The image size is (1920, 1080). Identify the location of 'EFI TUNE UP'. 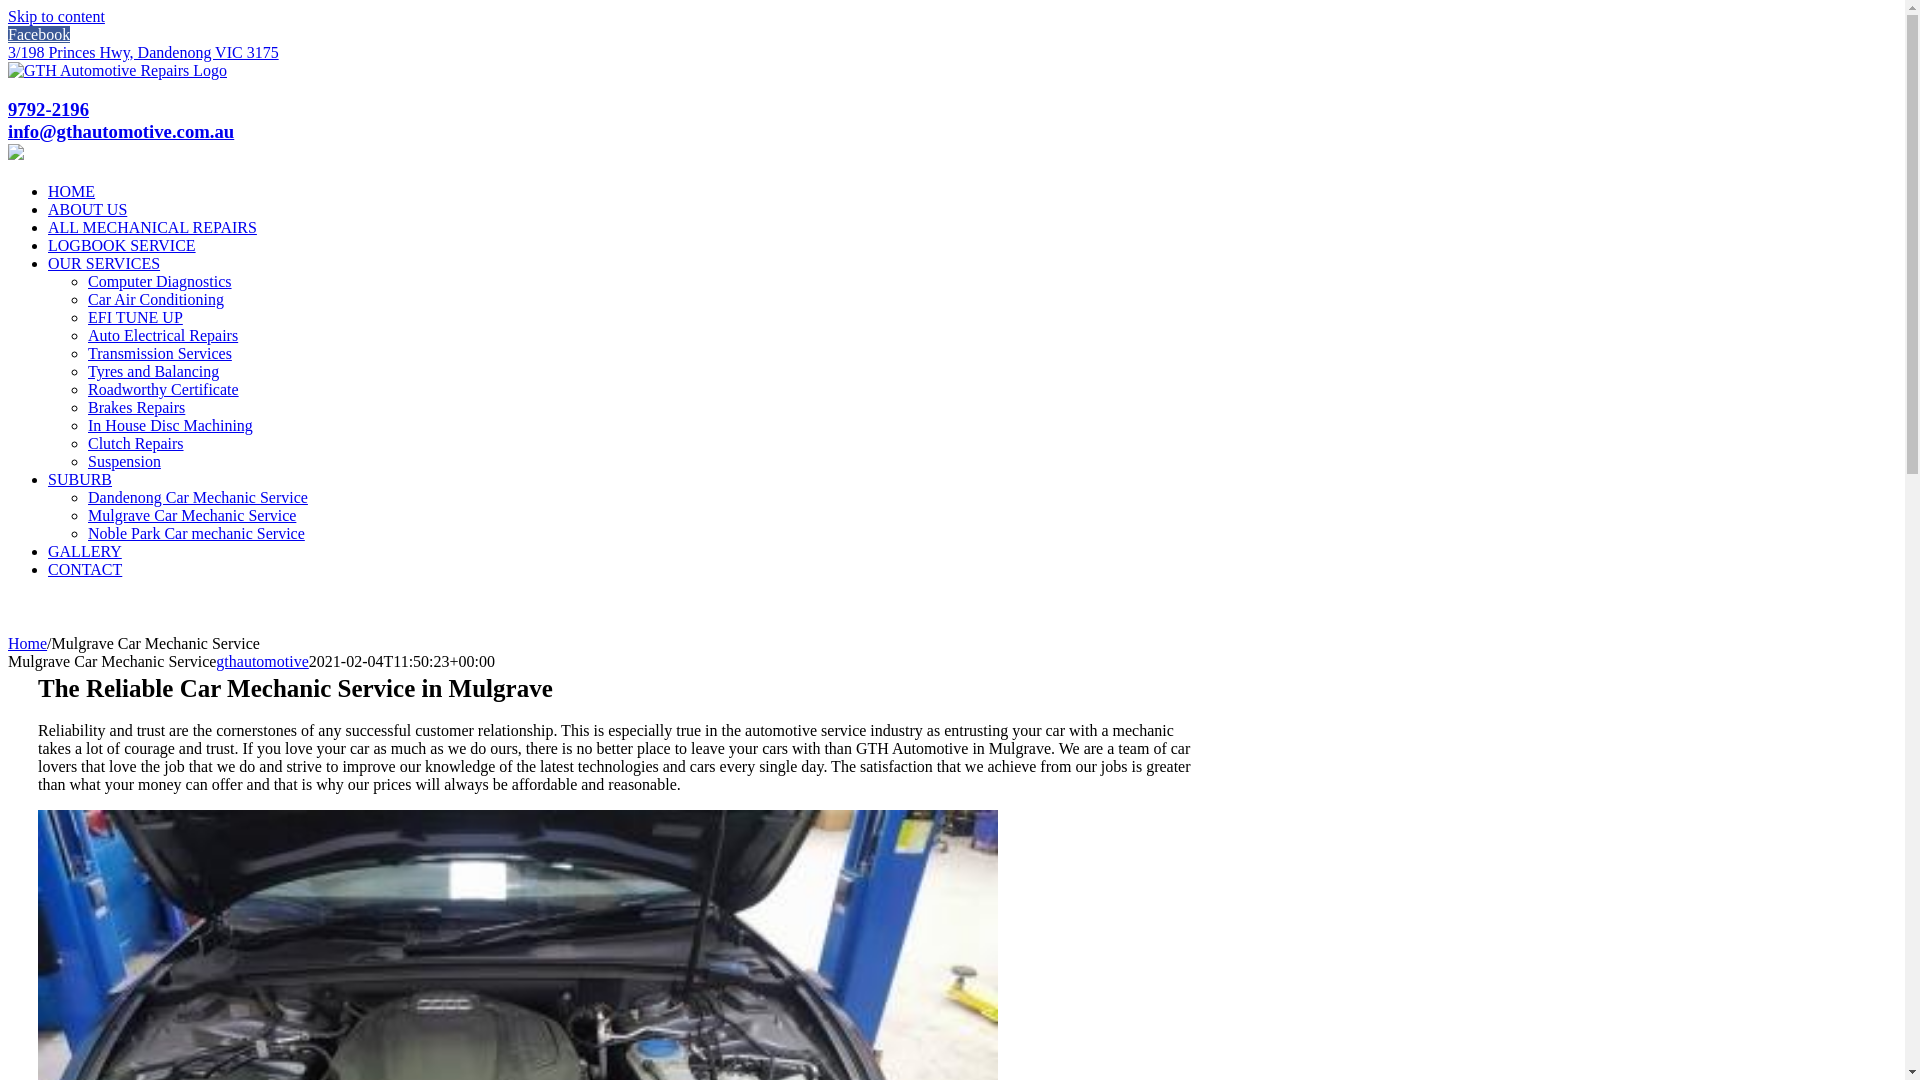
(86, 316).